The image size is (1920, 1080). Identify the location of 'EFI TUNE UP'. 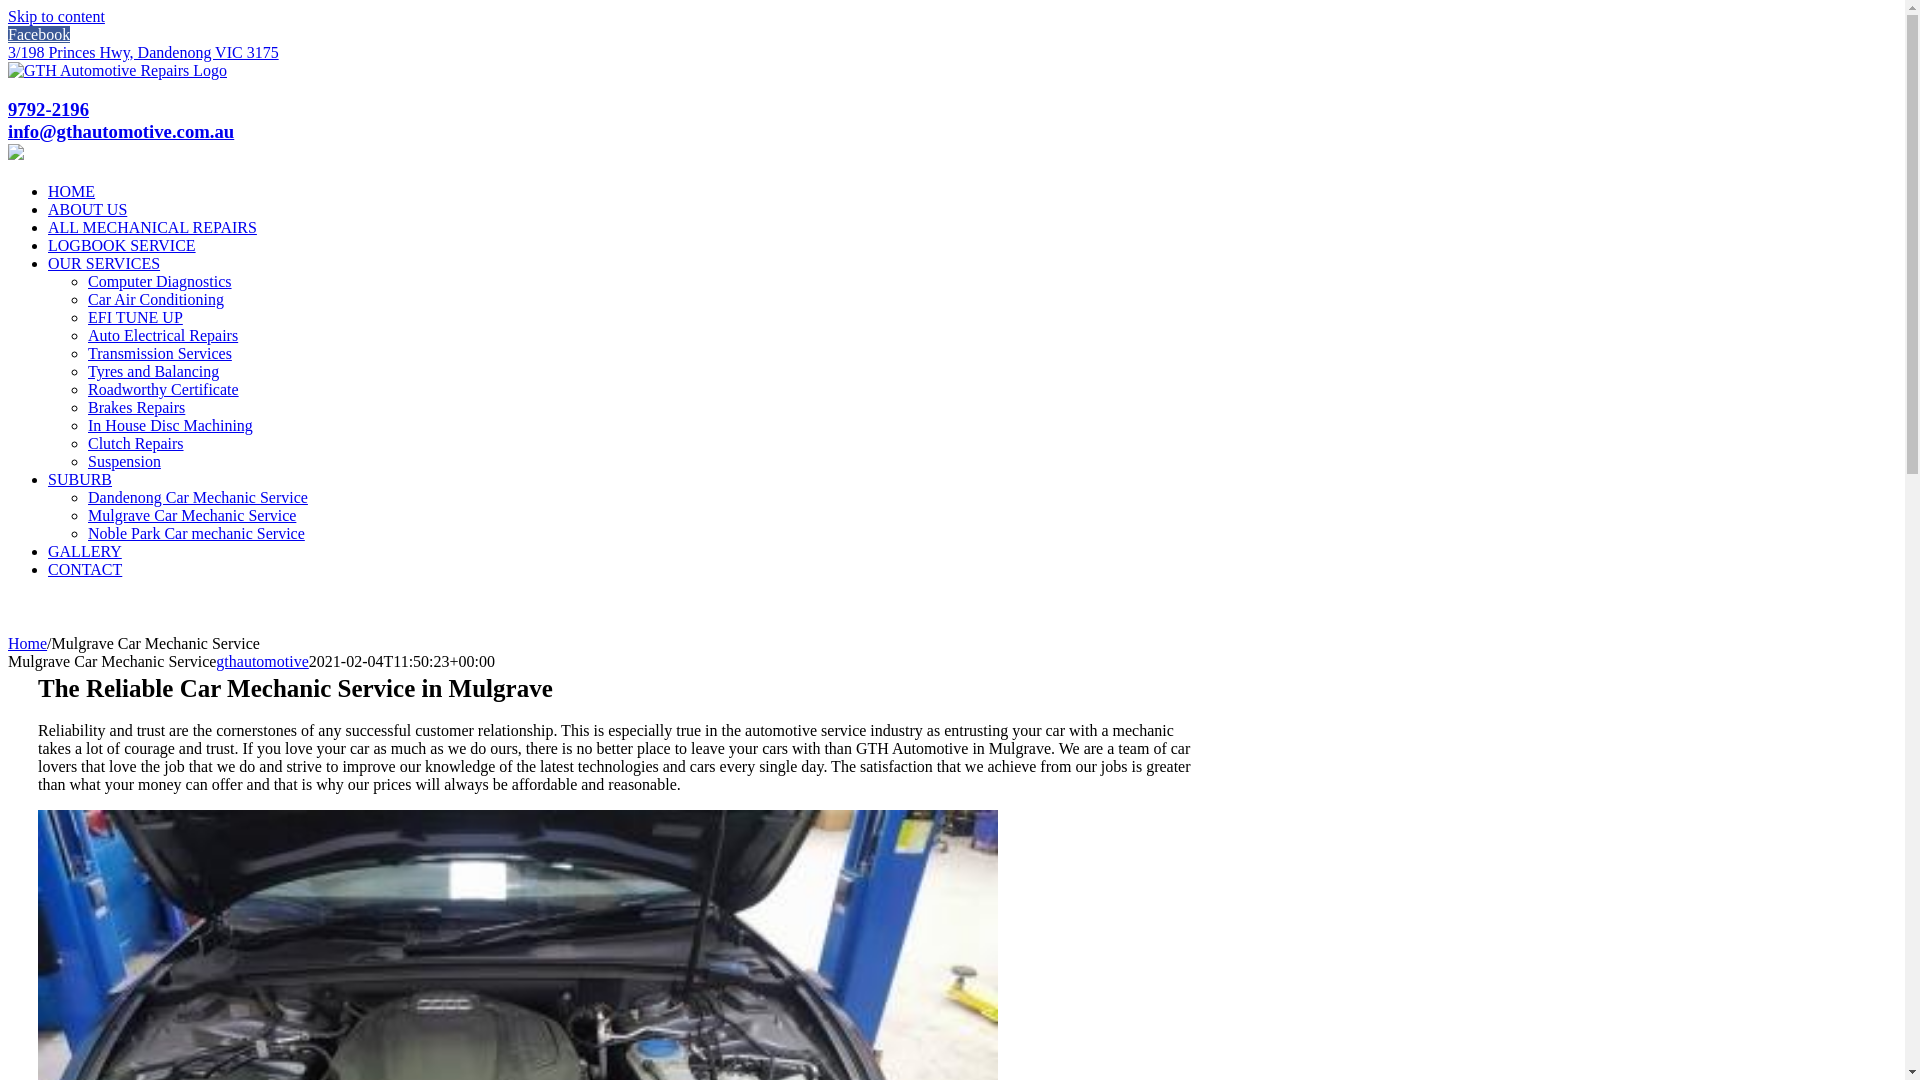
(86, 316).